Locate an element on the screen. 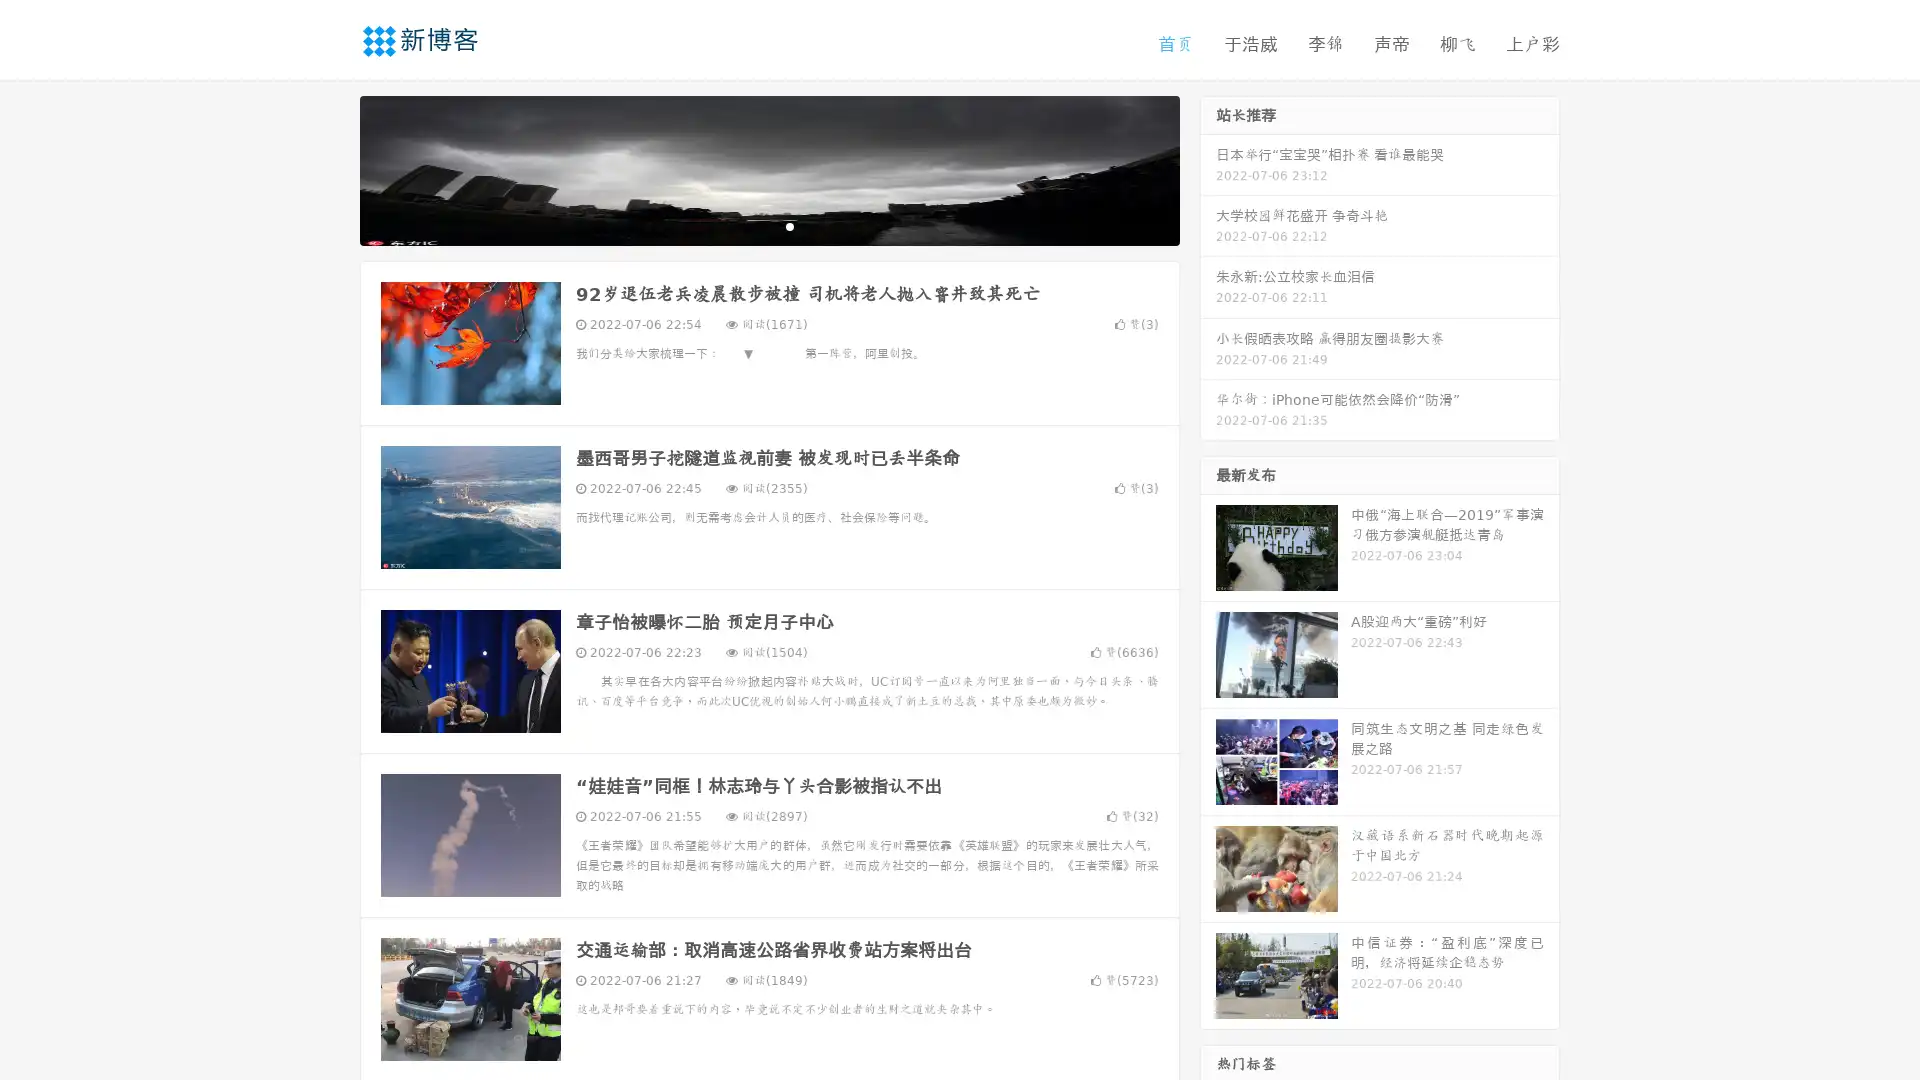 Image resolution: width=1920 pixels, height=1080 pixels. Go to slide 2 is located at coordinates (768, 225).